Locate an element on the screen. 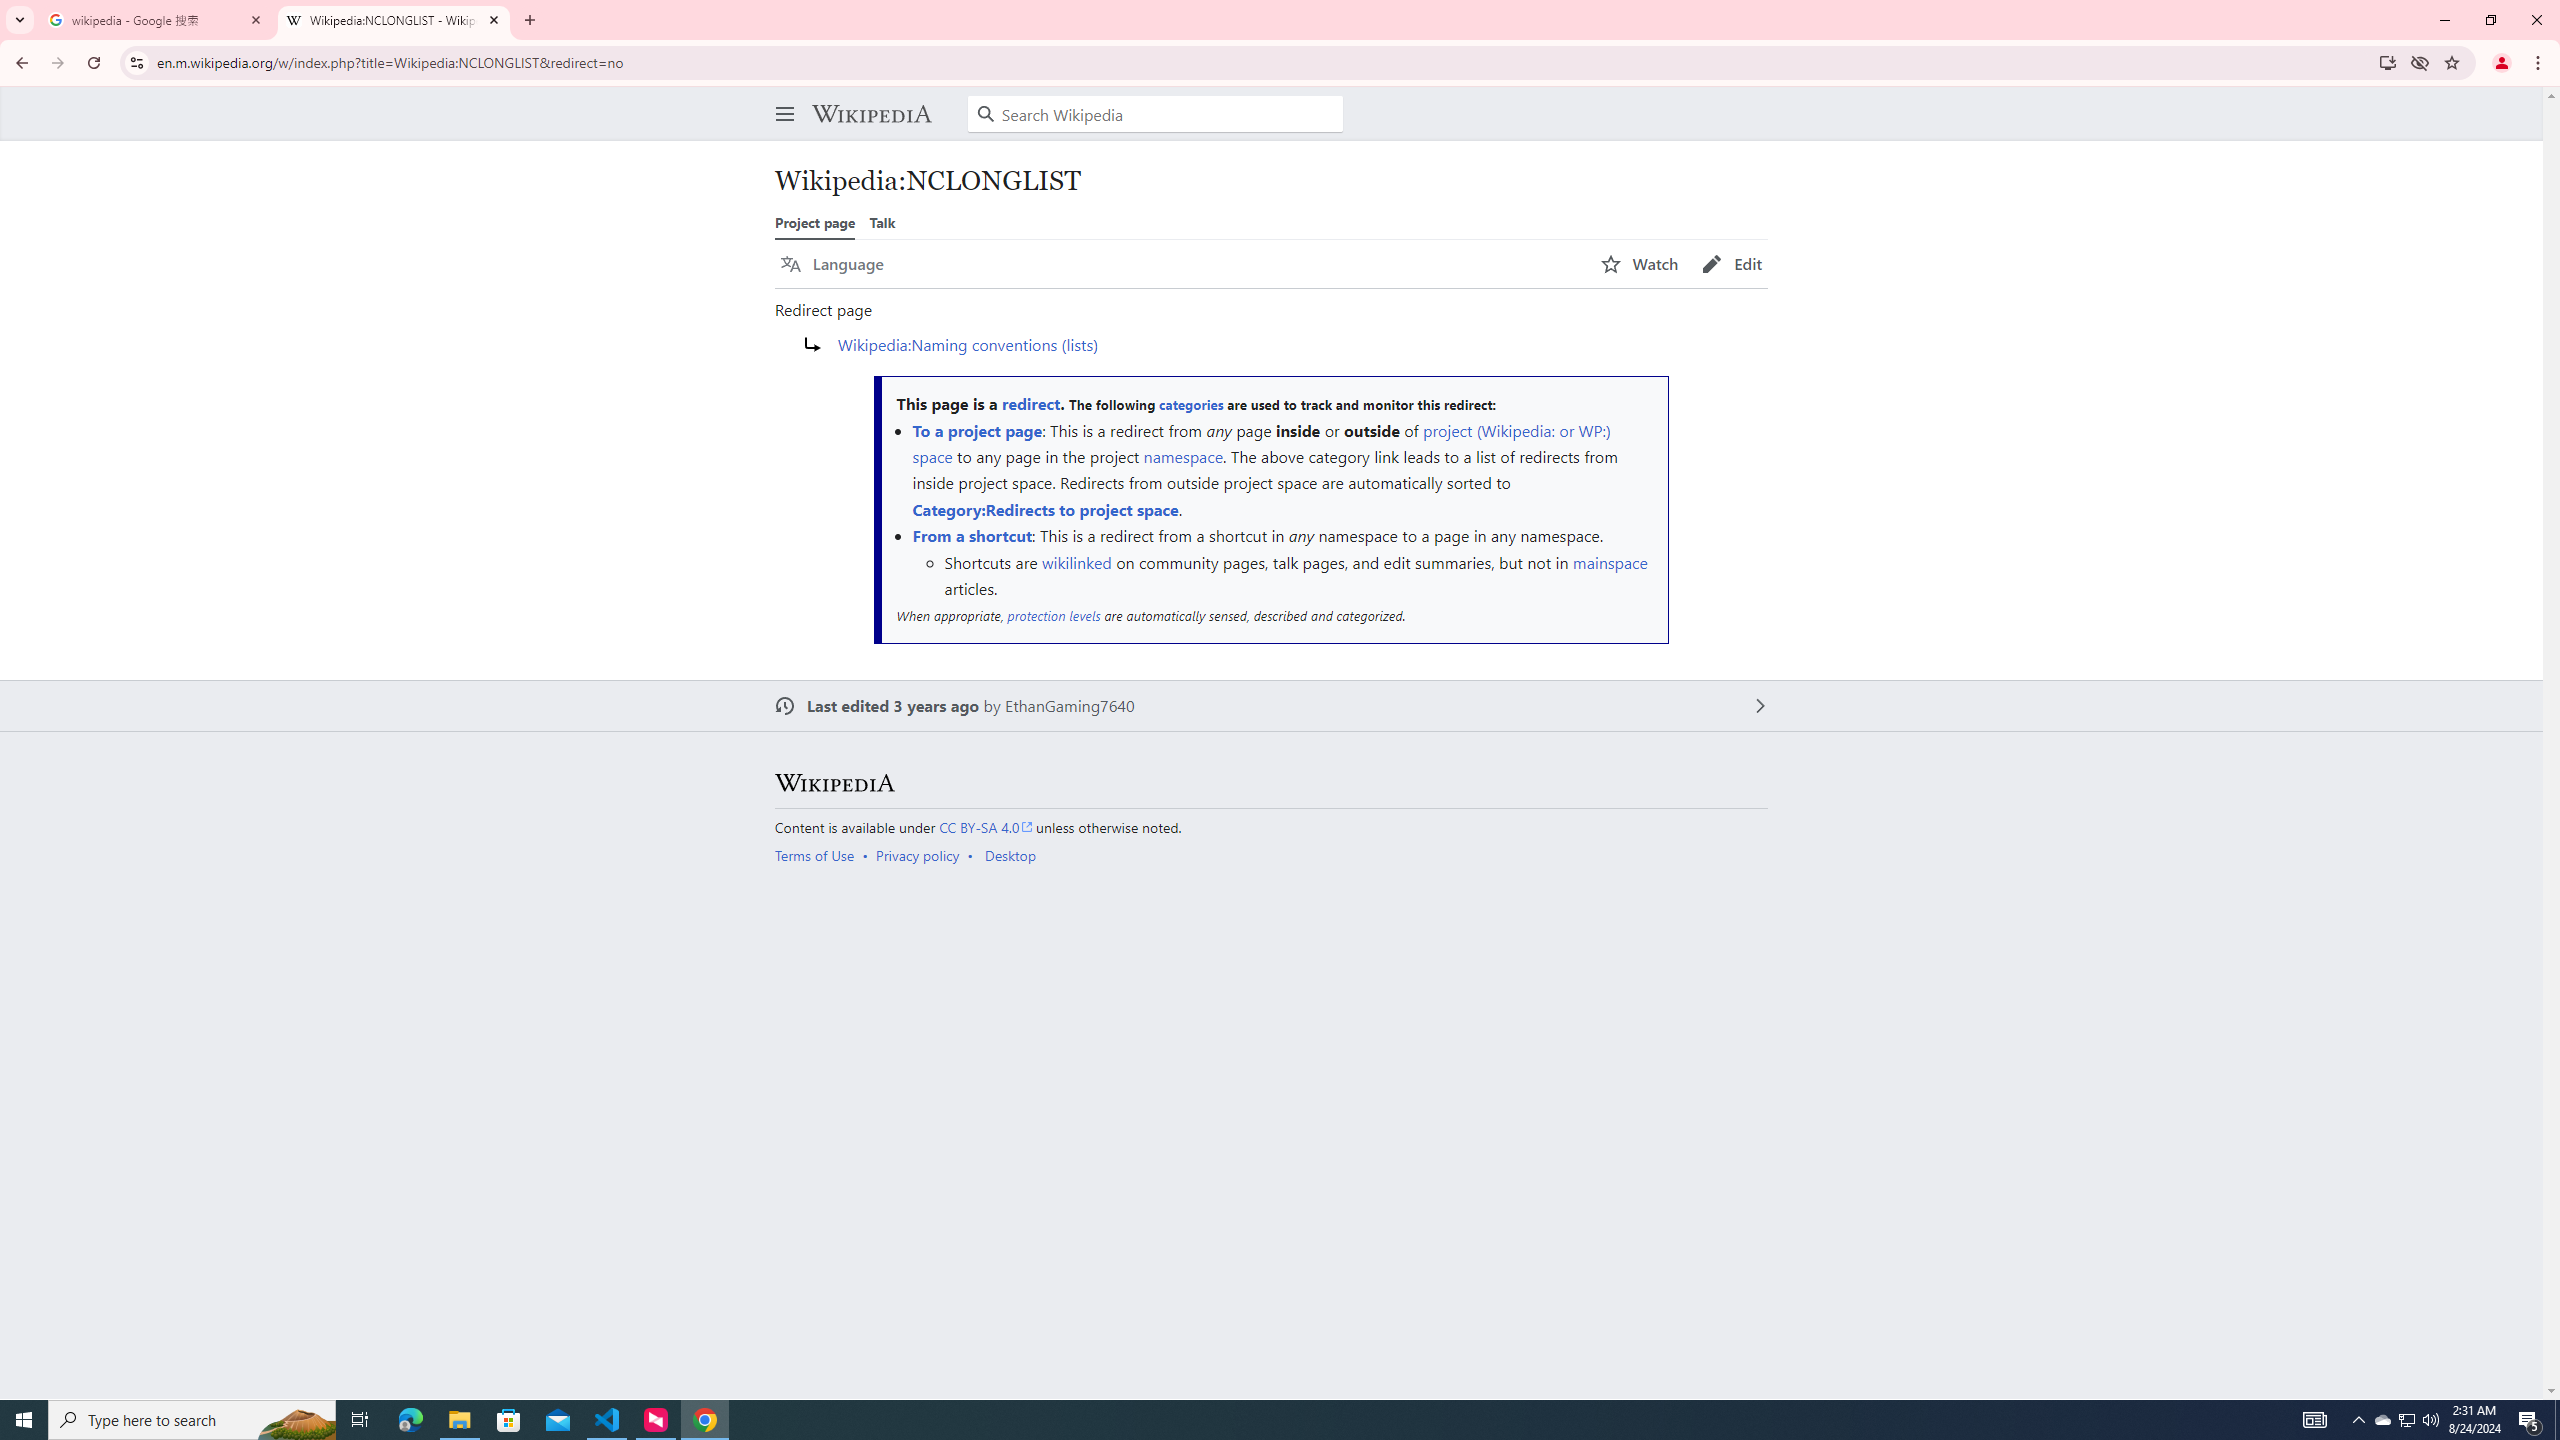  'Watch' is located at coordinates (1638, 264).